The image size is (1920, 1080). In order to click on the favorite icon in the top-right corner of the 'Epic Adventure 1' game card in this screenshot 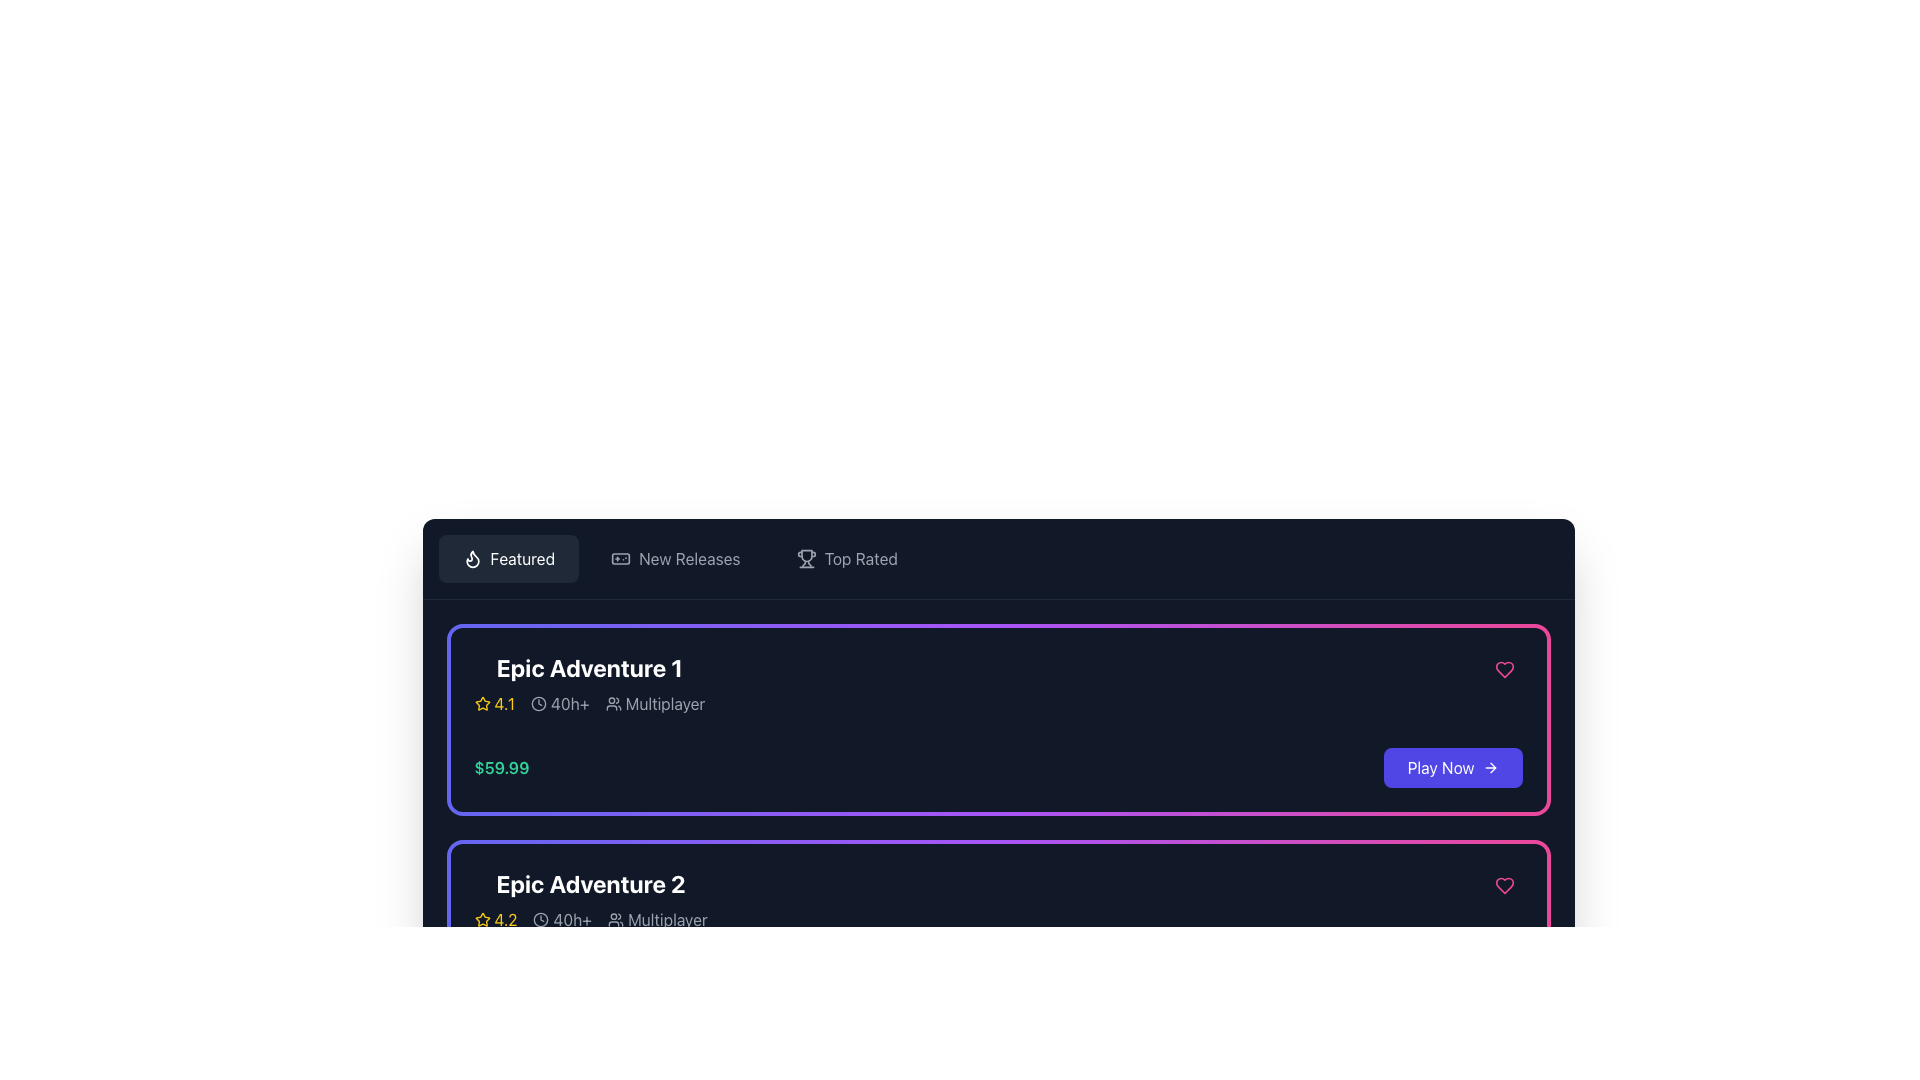, I will do `click(1504, 670)`.